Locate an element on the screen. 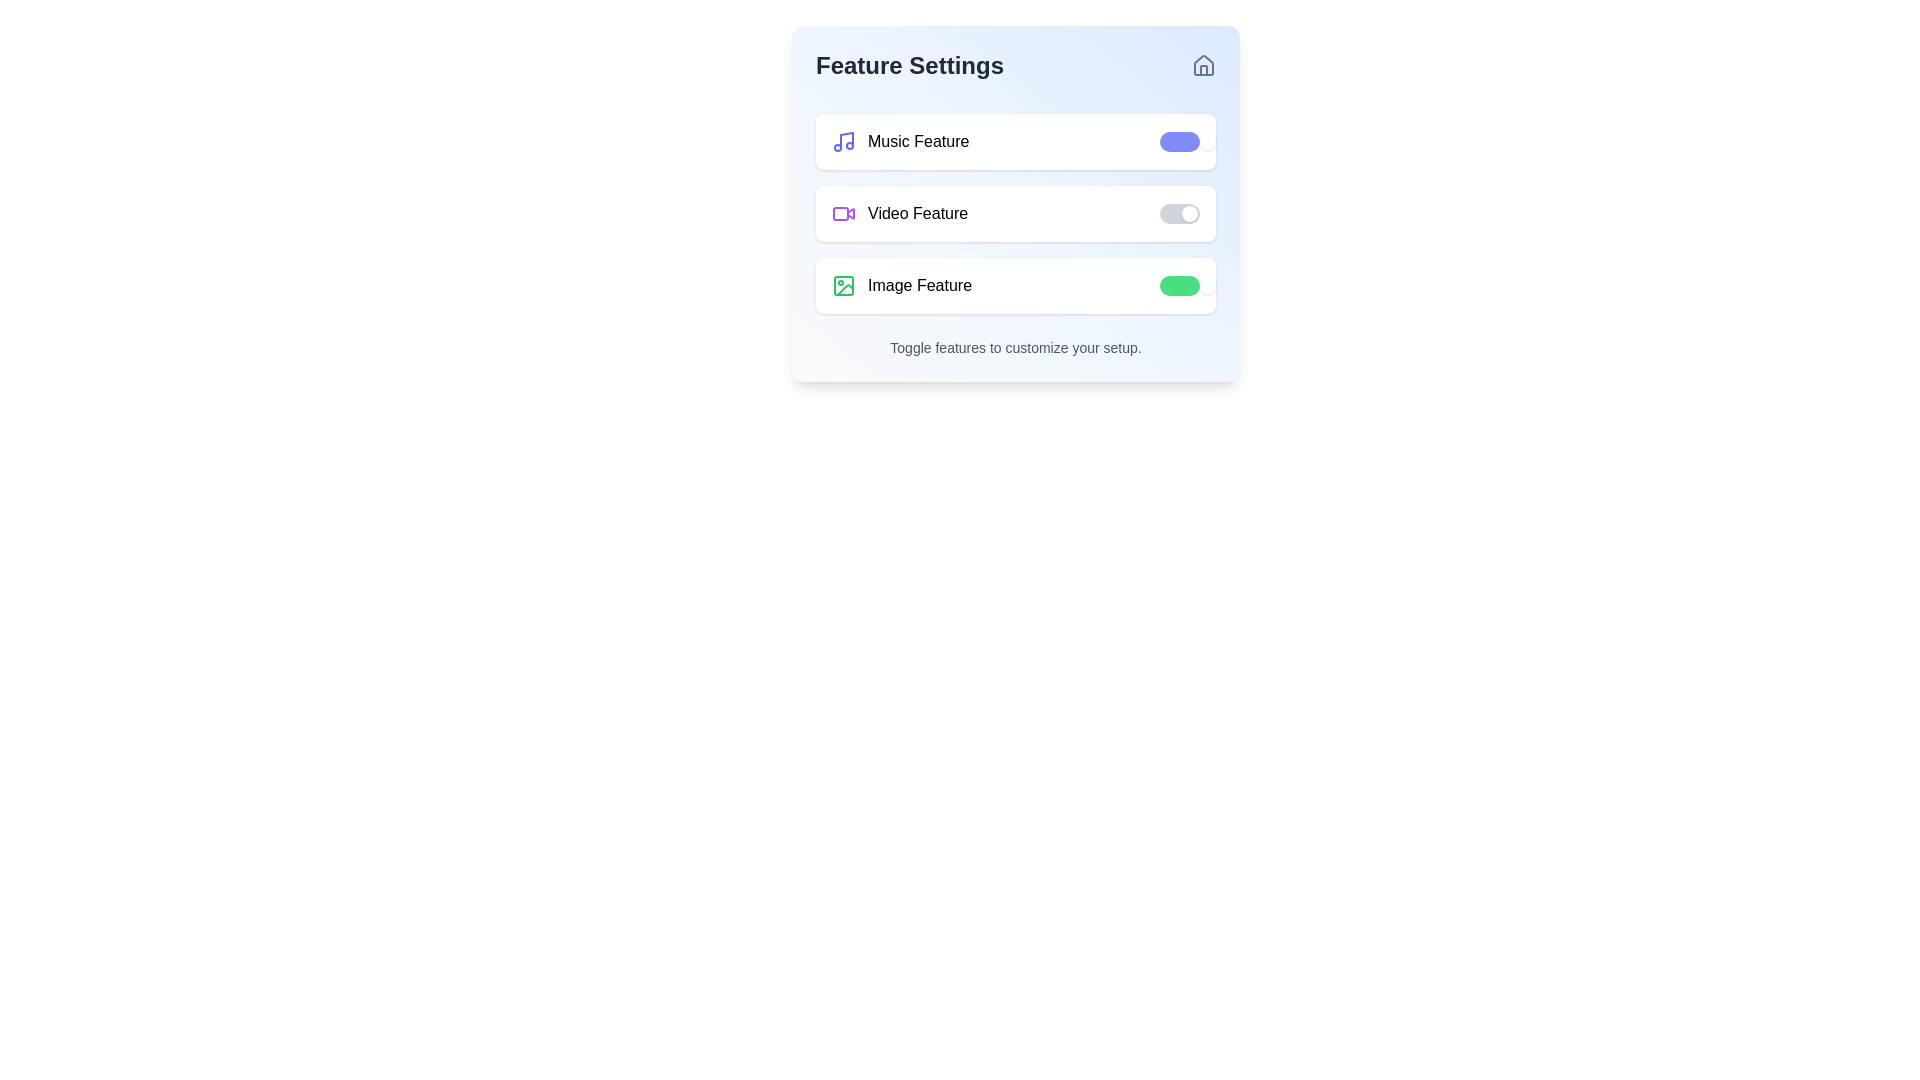  the specific feature rows of the Settings panel that contains 'Music Feature', 'Video Feature', and 'Image Feature' is located at coordinates (1016, 204).